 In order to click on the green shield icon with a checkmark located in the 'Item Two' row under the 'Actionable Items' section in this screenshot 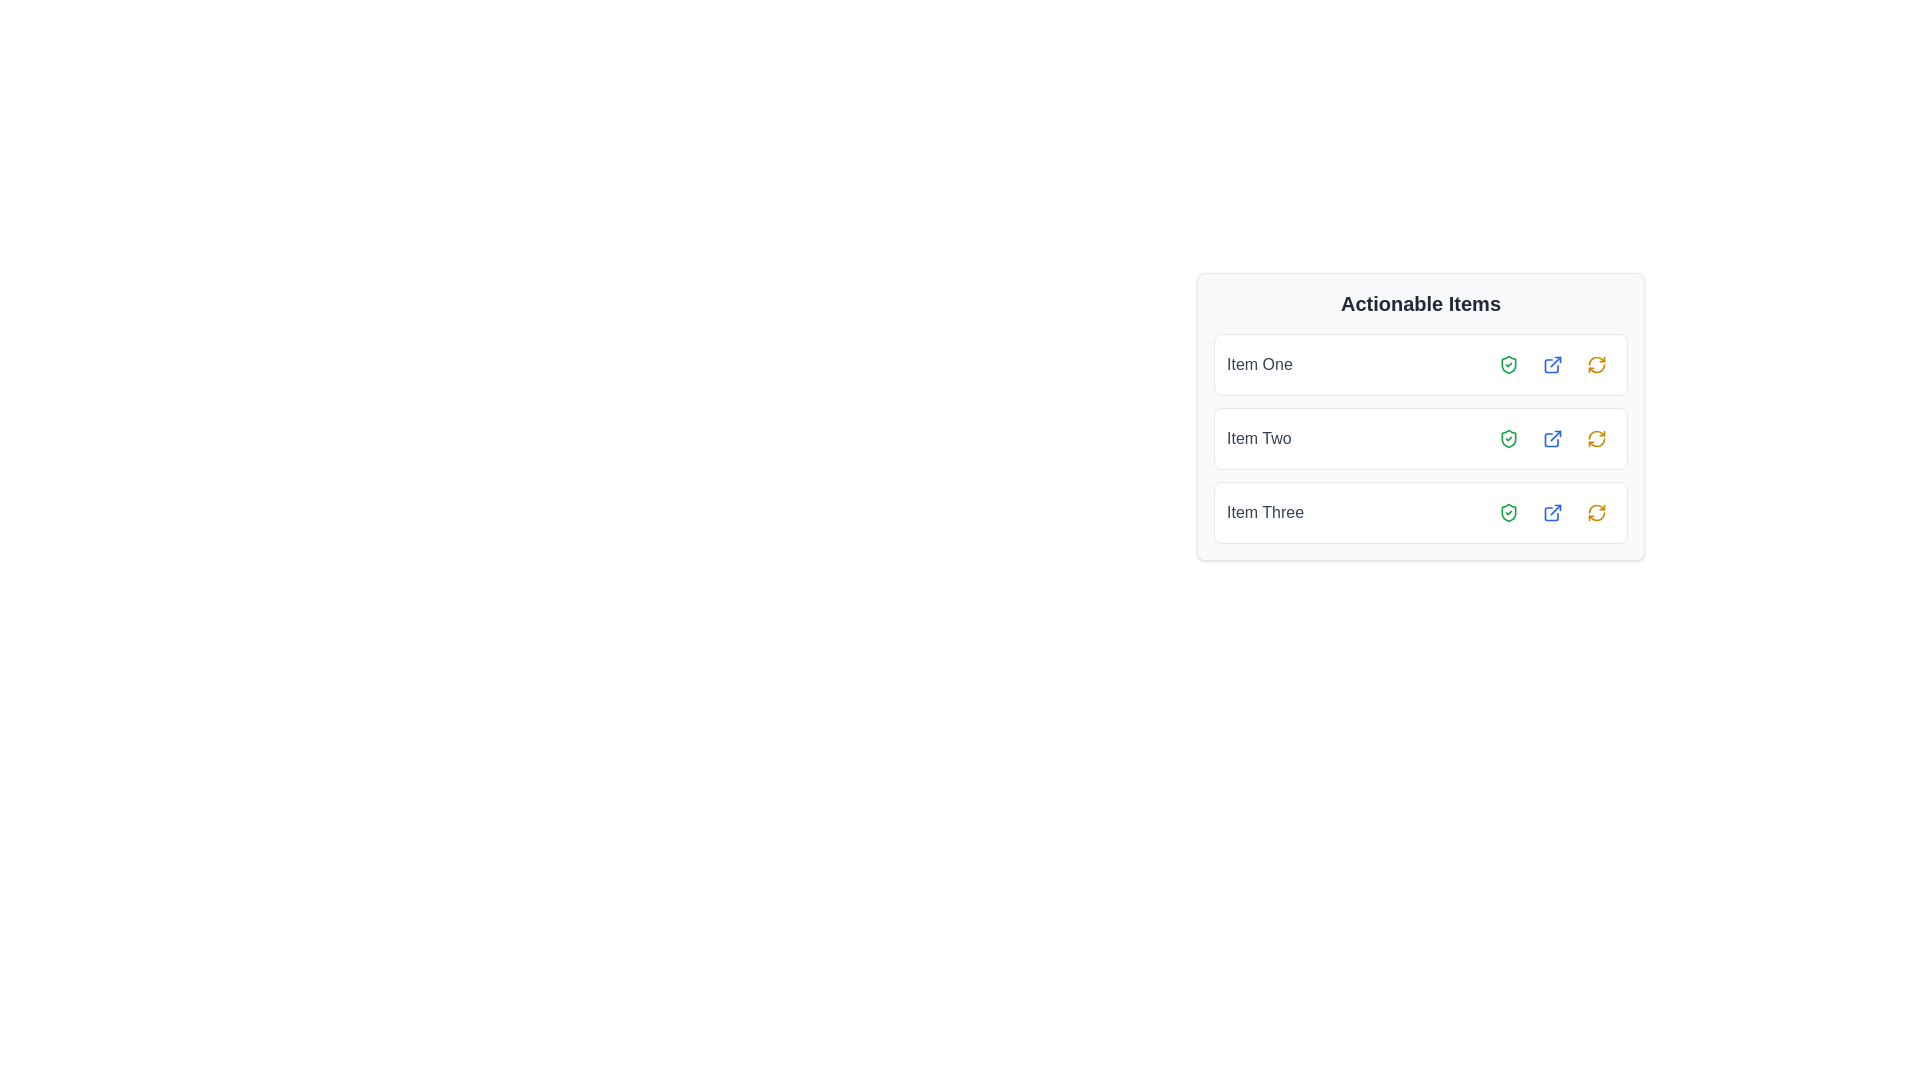, I will do `click(1508, 438)`.